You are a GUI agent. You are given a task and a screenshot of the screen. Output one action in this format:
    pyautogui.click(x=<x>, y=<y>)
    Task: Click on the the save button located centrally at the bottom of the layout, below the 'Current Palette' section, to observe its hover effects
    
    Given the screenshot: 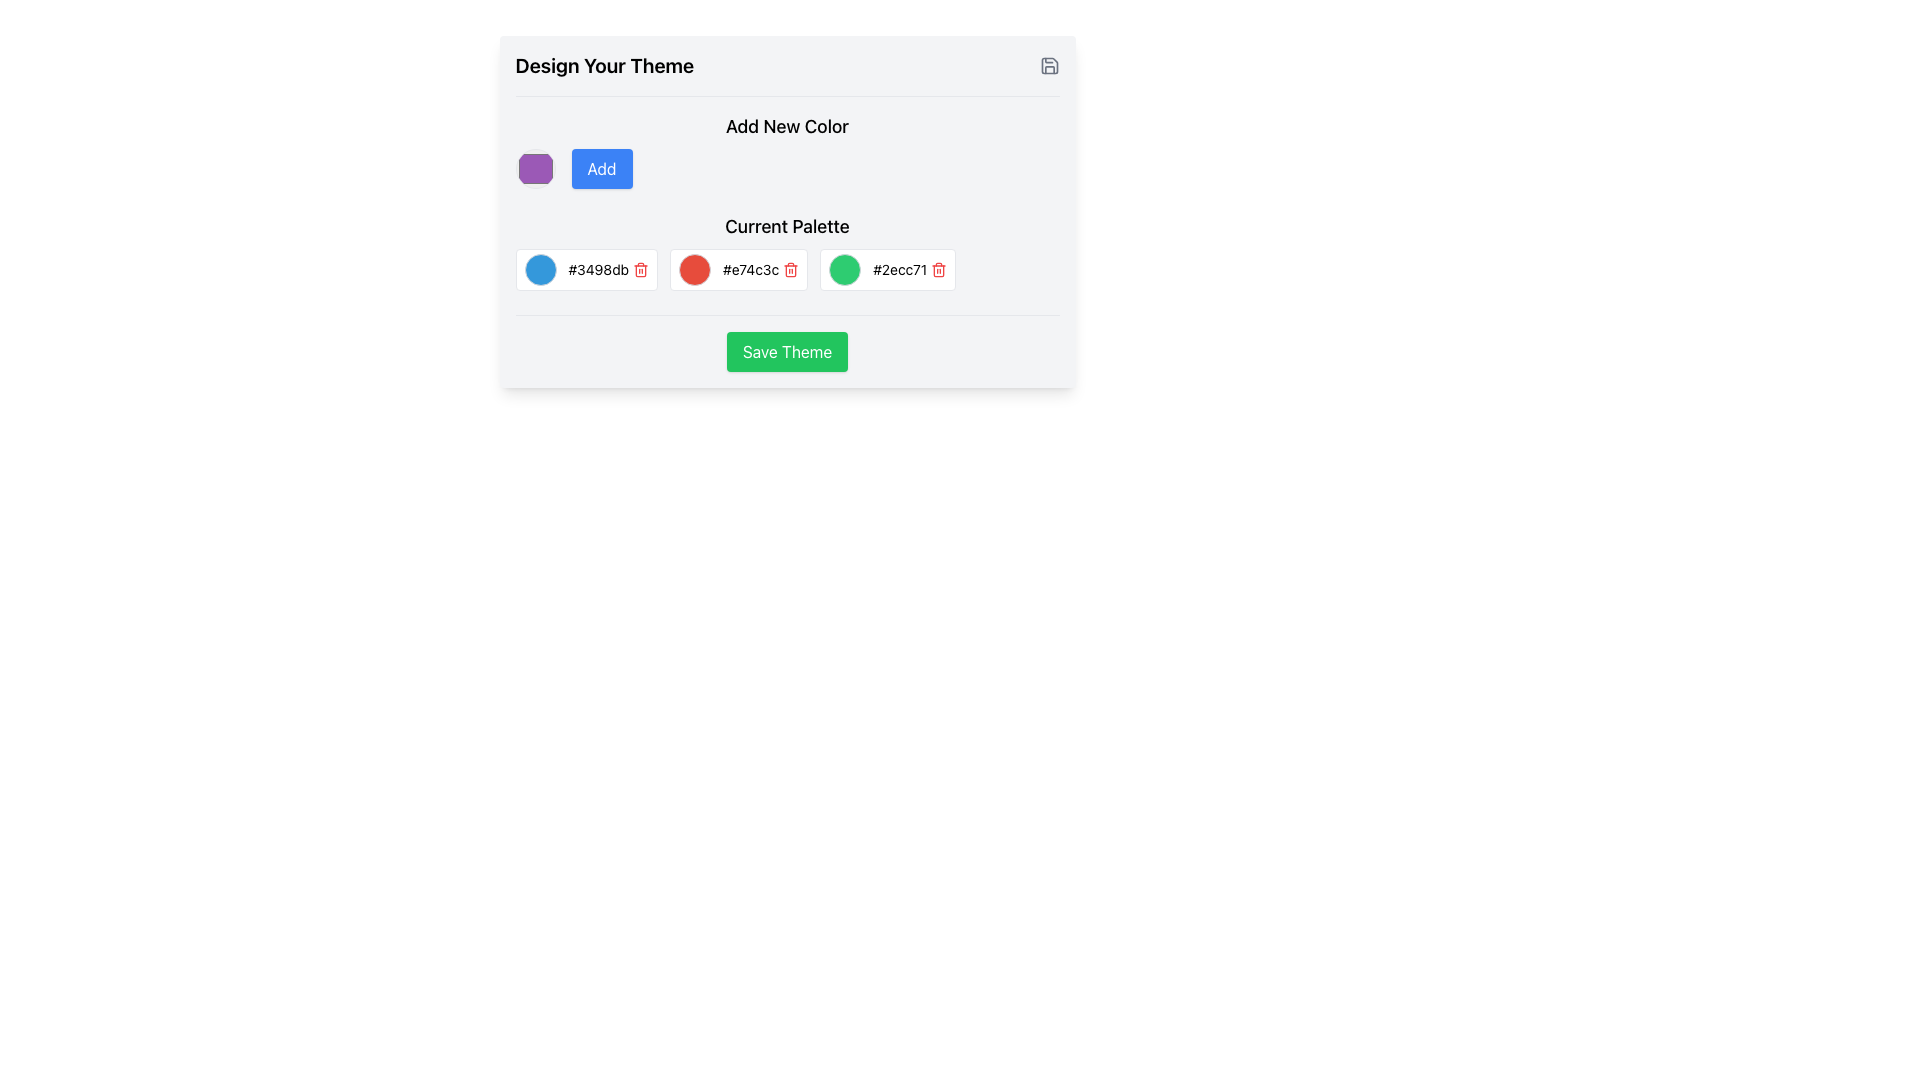 What is the action you would take?
    pyautogui.click(x=786, y=342)
    